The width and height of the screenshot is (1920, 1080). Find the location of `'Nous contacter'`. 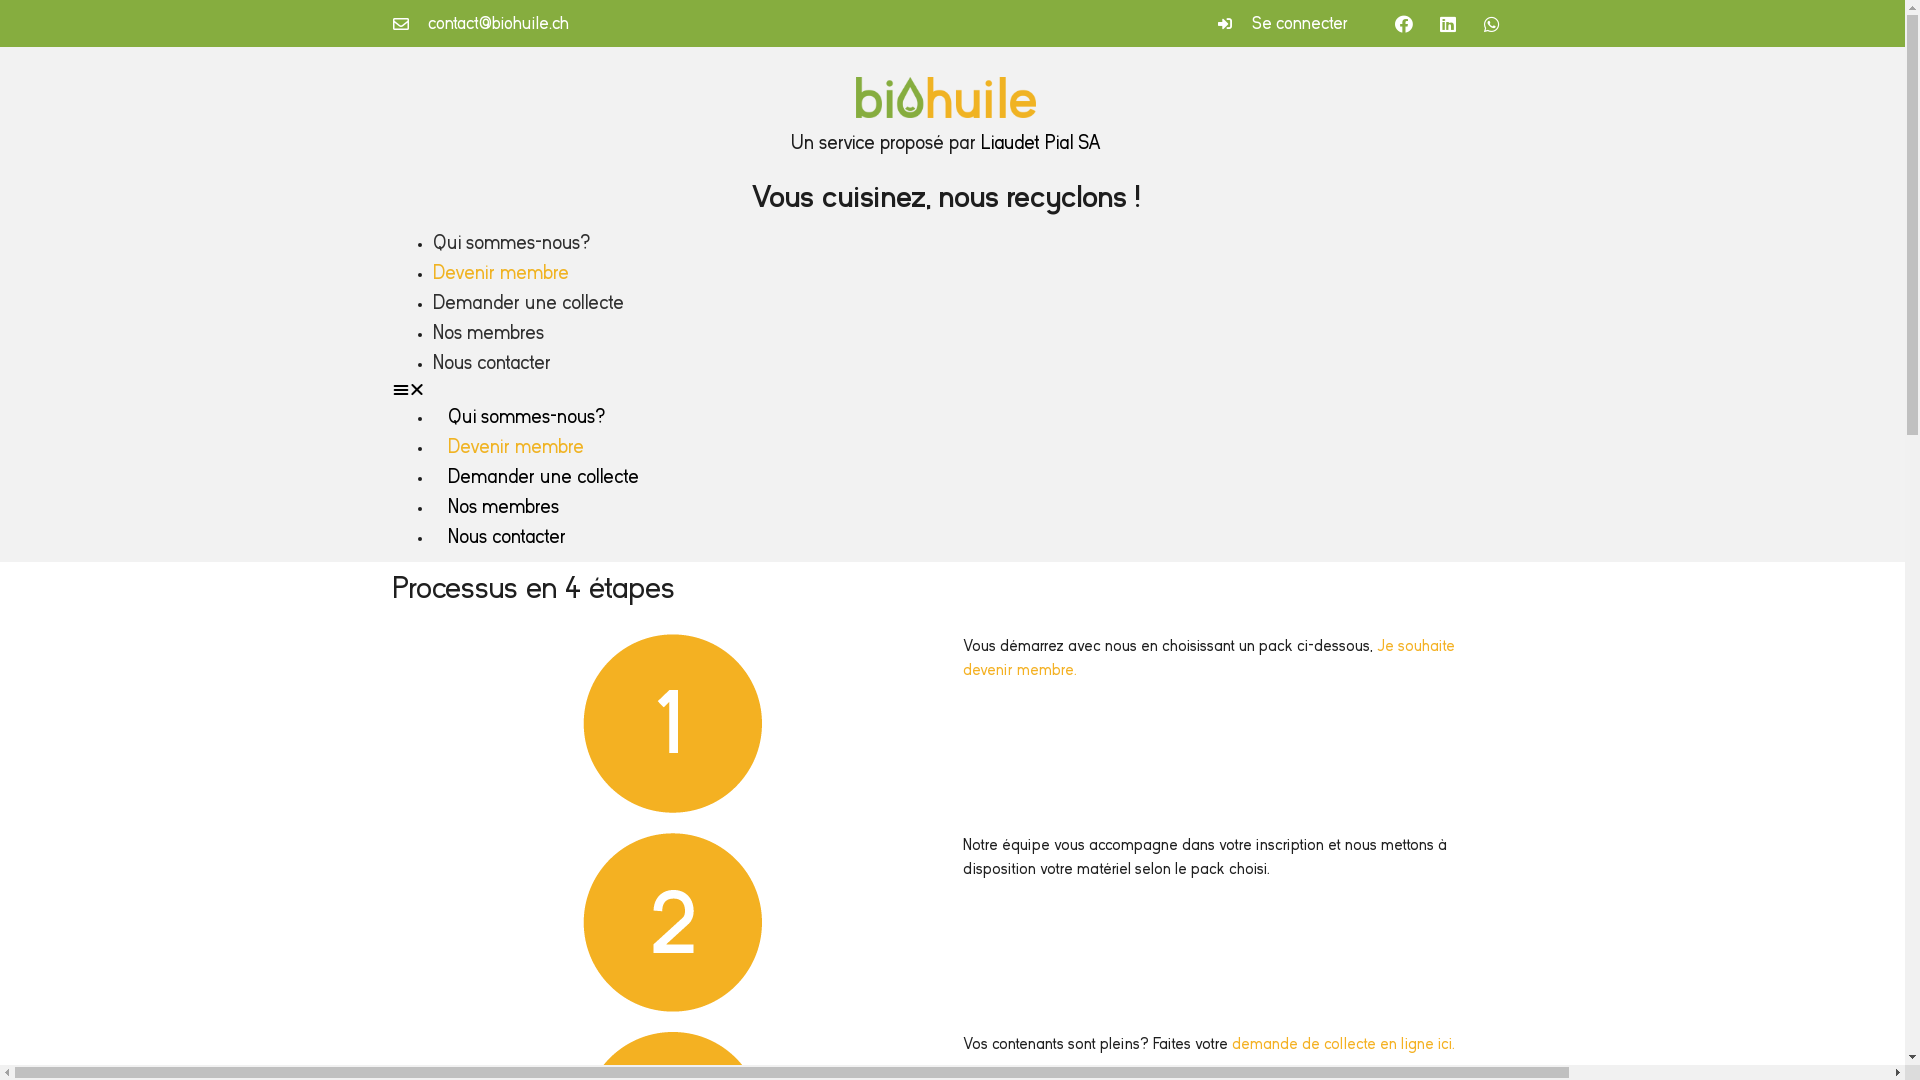

'Nous contacter' is located at coordinates (505, 535).